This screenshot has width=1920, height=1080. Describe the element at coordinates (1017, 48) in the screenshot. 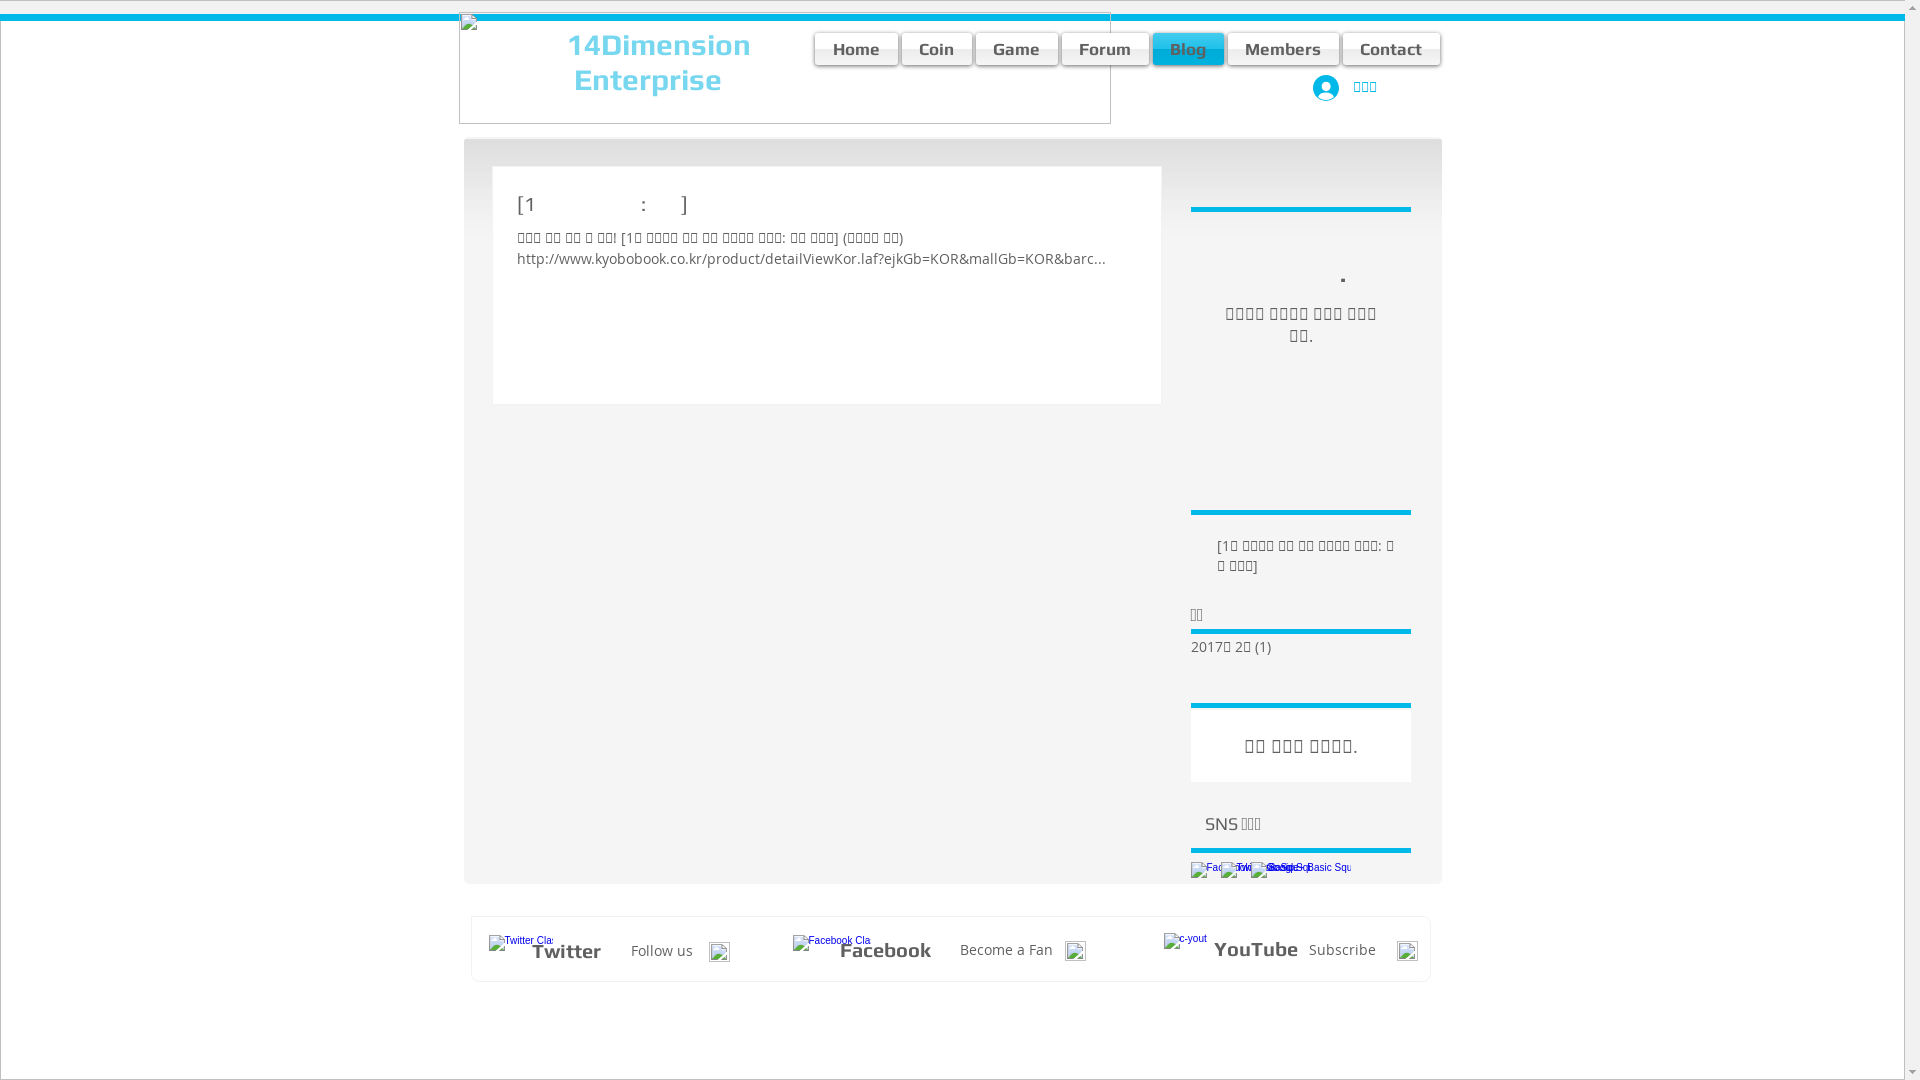

I see `'Game'` at that location.